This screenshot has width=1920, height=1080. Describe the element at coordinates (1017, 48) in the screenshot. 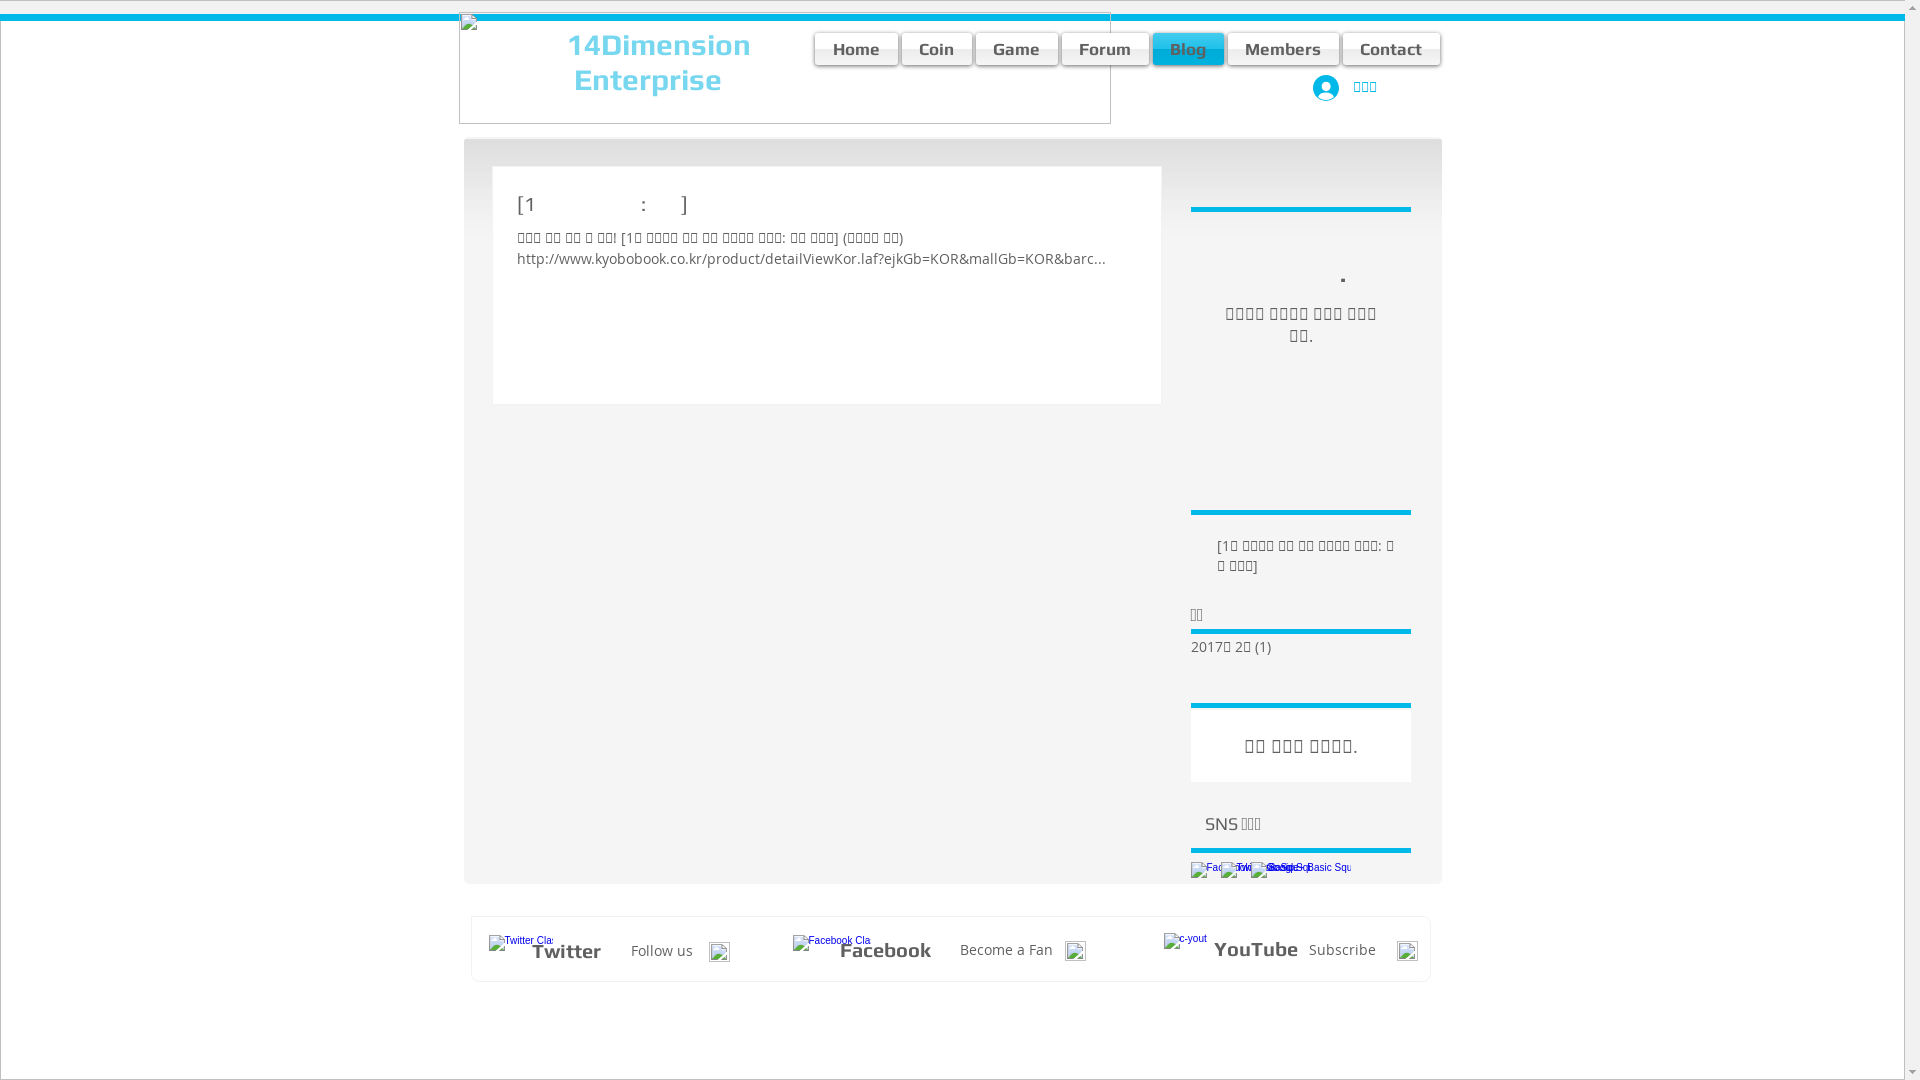

I see `'Game'` at that location.